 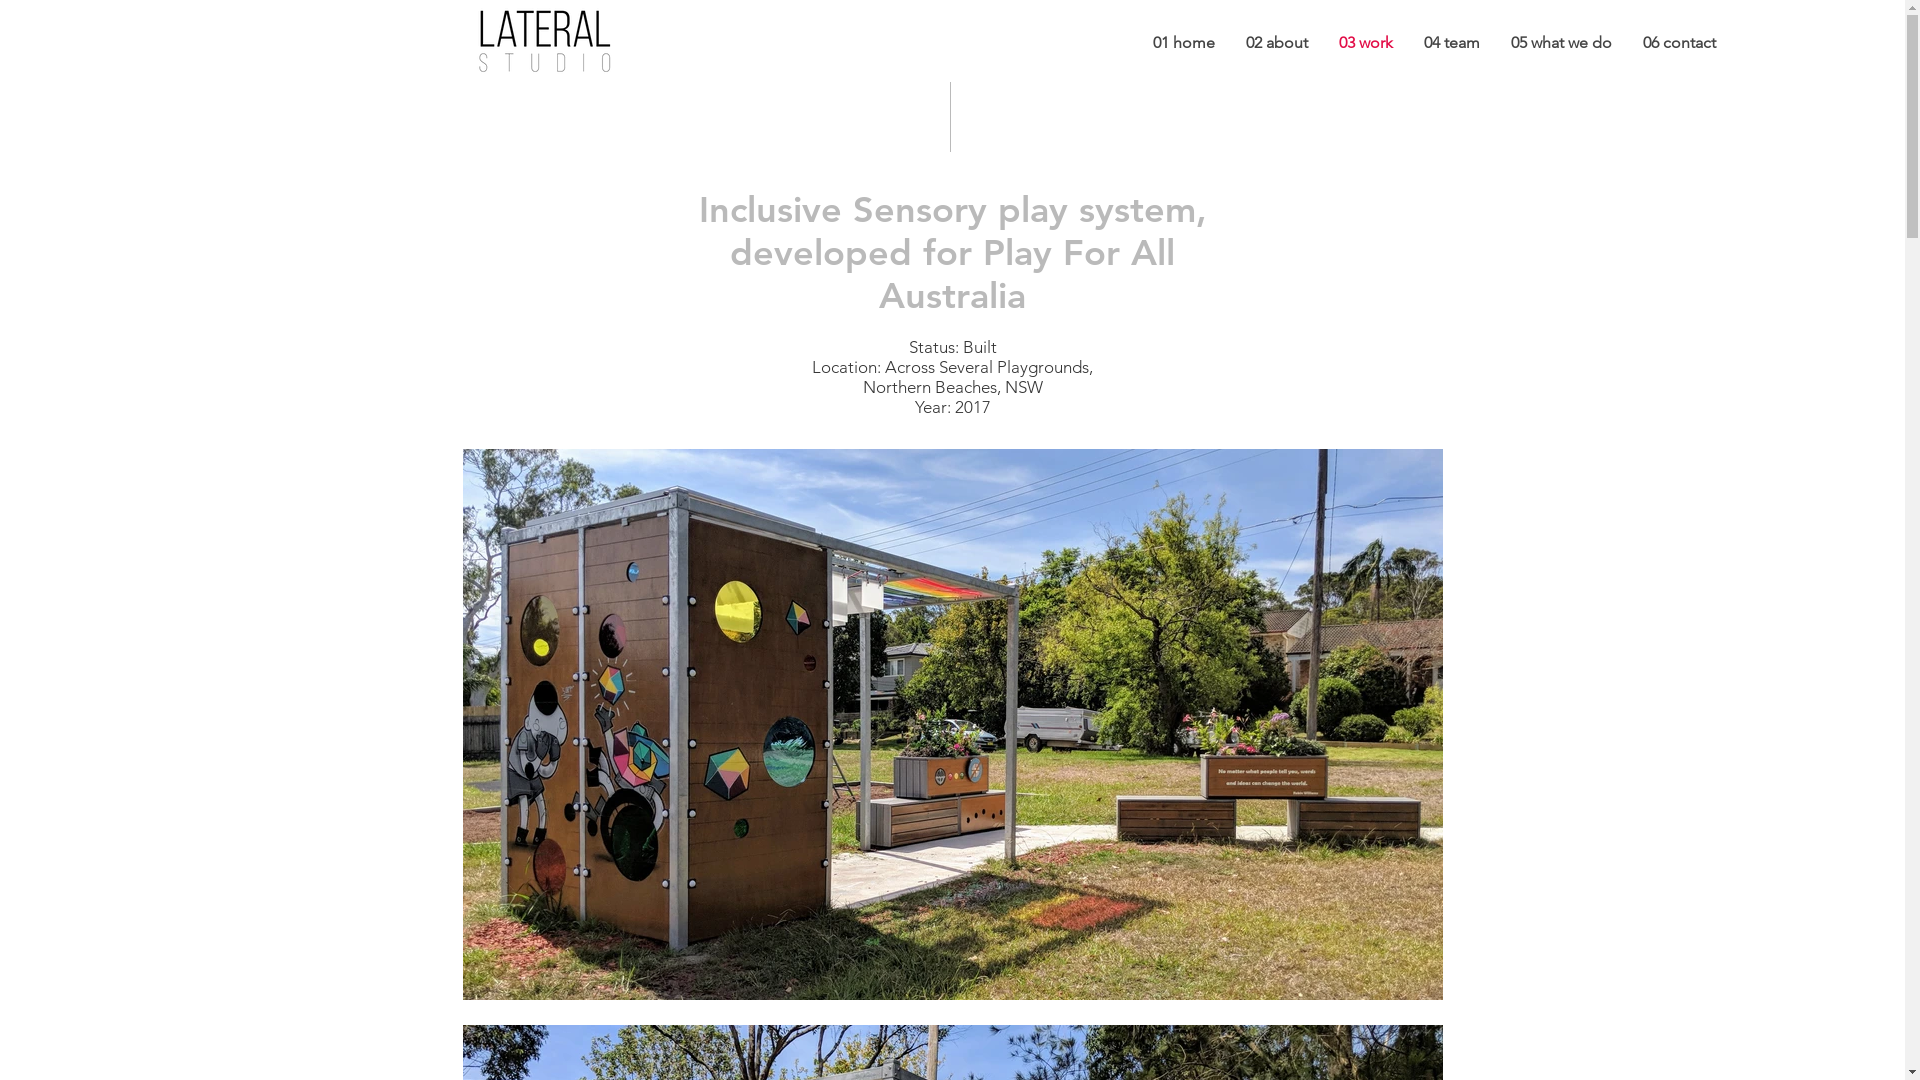 What do you see at coordinates (1559, 42) in the screenshot?
I see `'05 what we do'` at bounding box center [1559, 42].